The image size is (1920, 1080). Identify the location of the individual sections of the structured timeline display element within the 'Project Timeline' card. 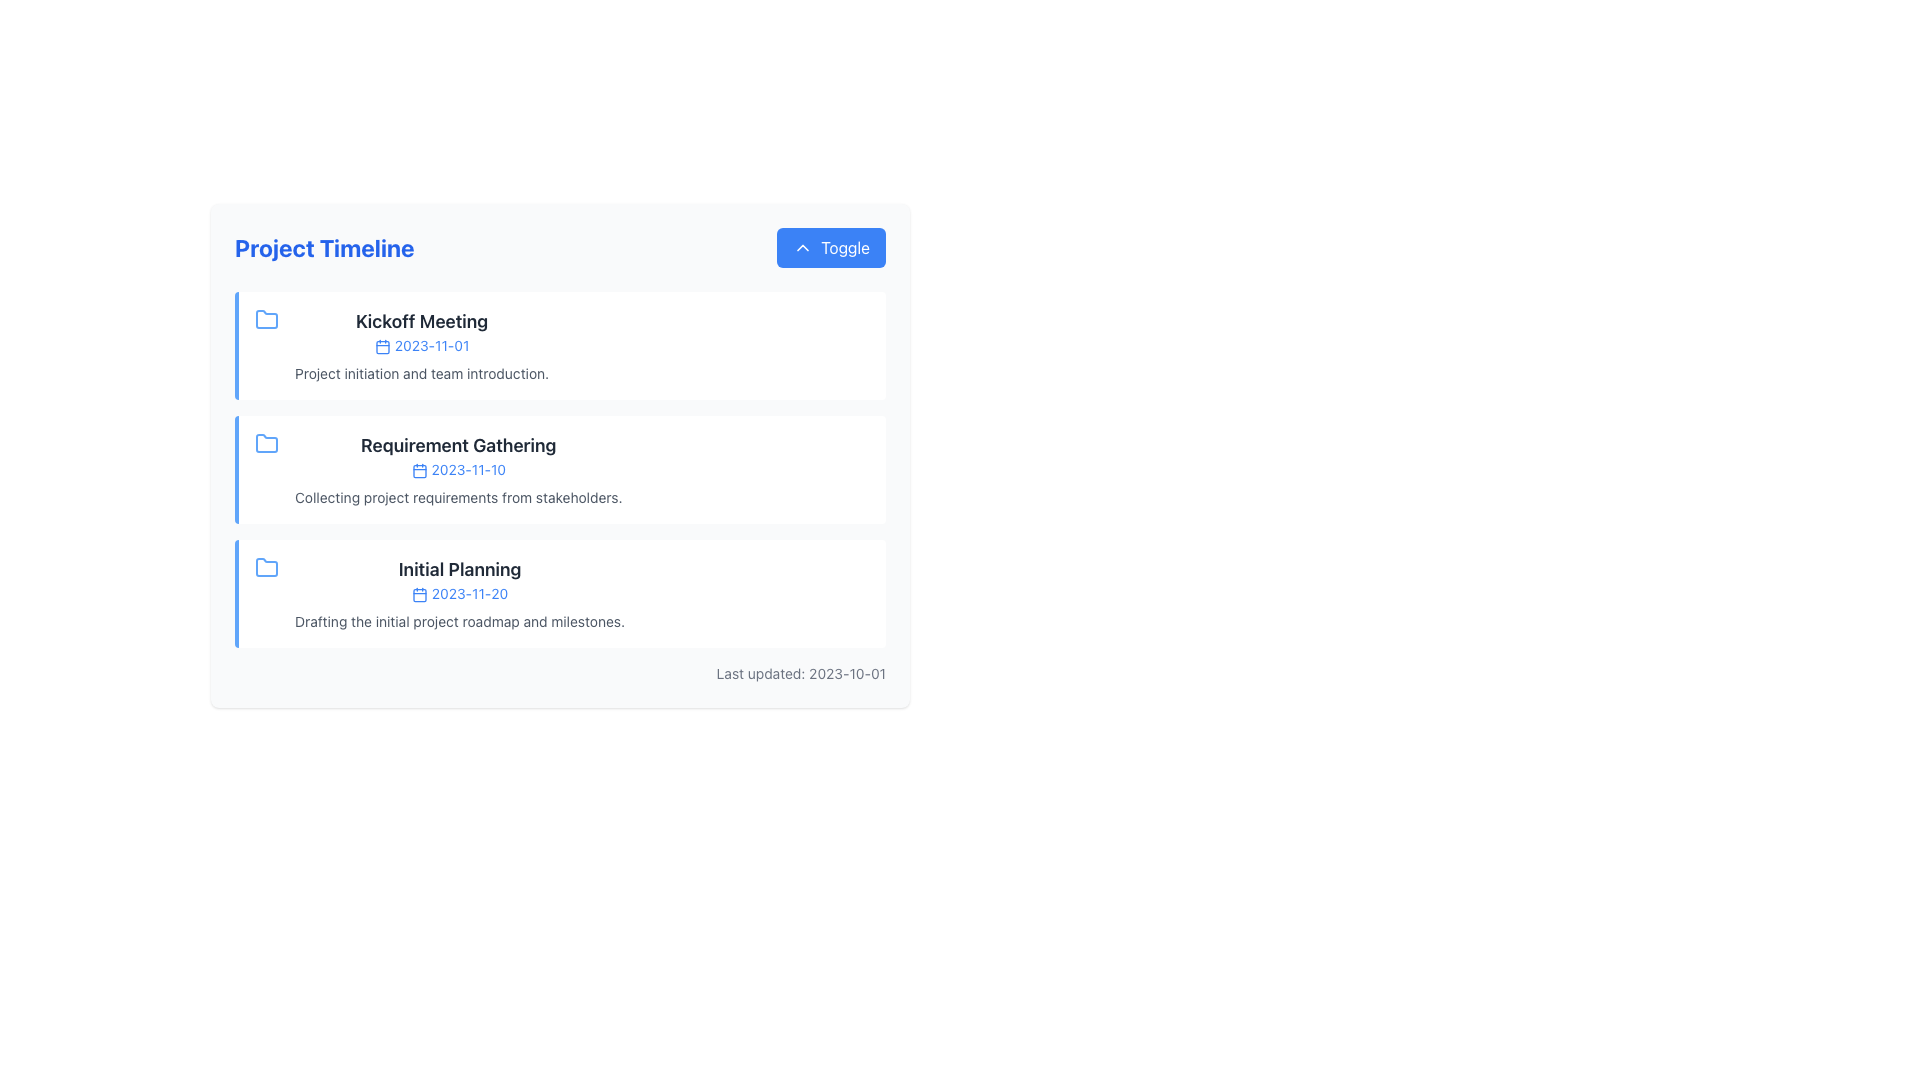
(560, 470).